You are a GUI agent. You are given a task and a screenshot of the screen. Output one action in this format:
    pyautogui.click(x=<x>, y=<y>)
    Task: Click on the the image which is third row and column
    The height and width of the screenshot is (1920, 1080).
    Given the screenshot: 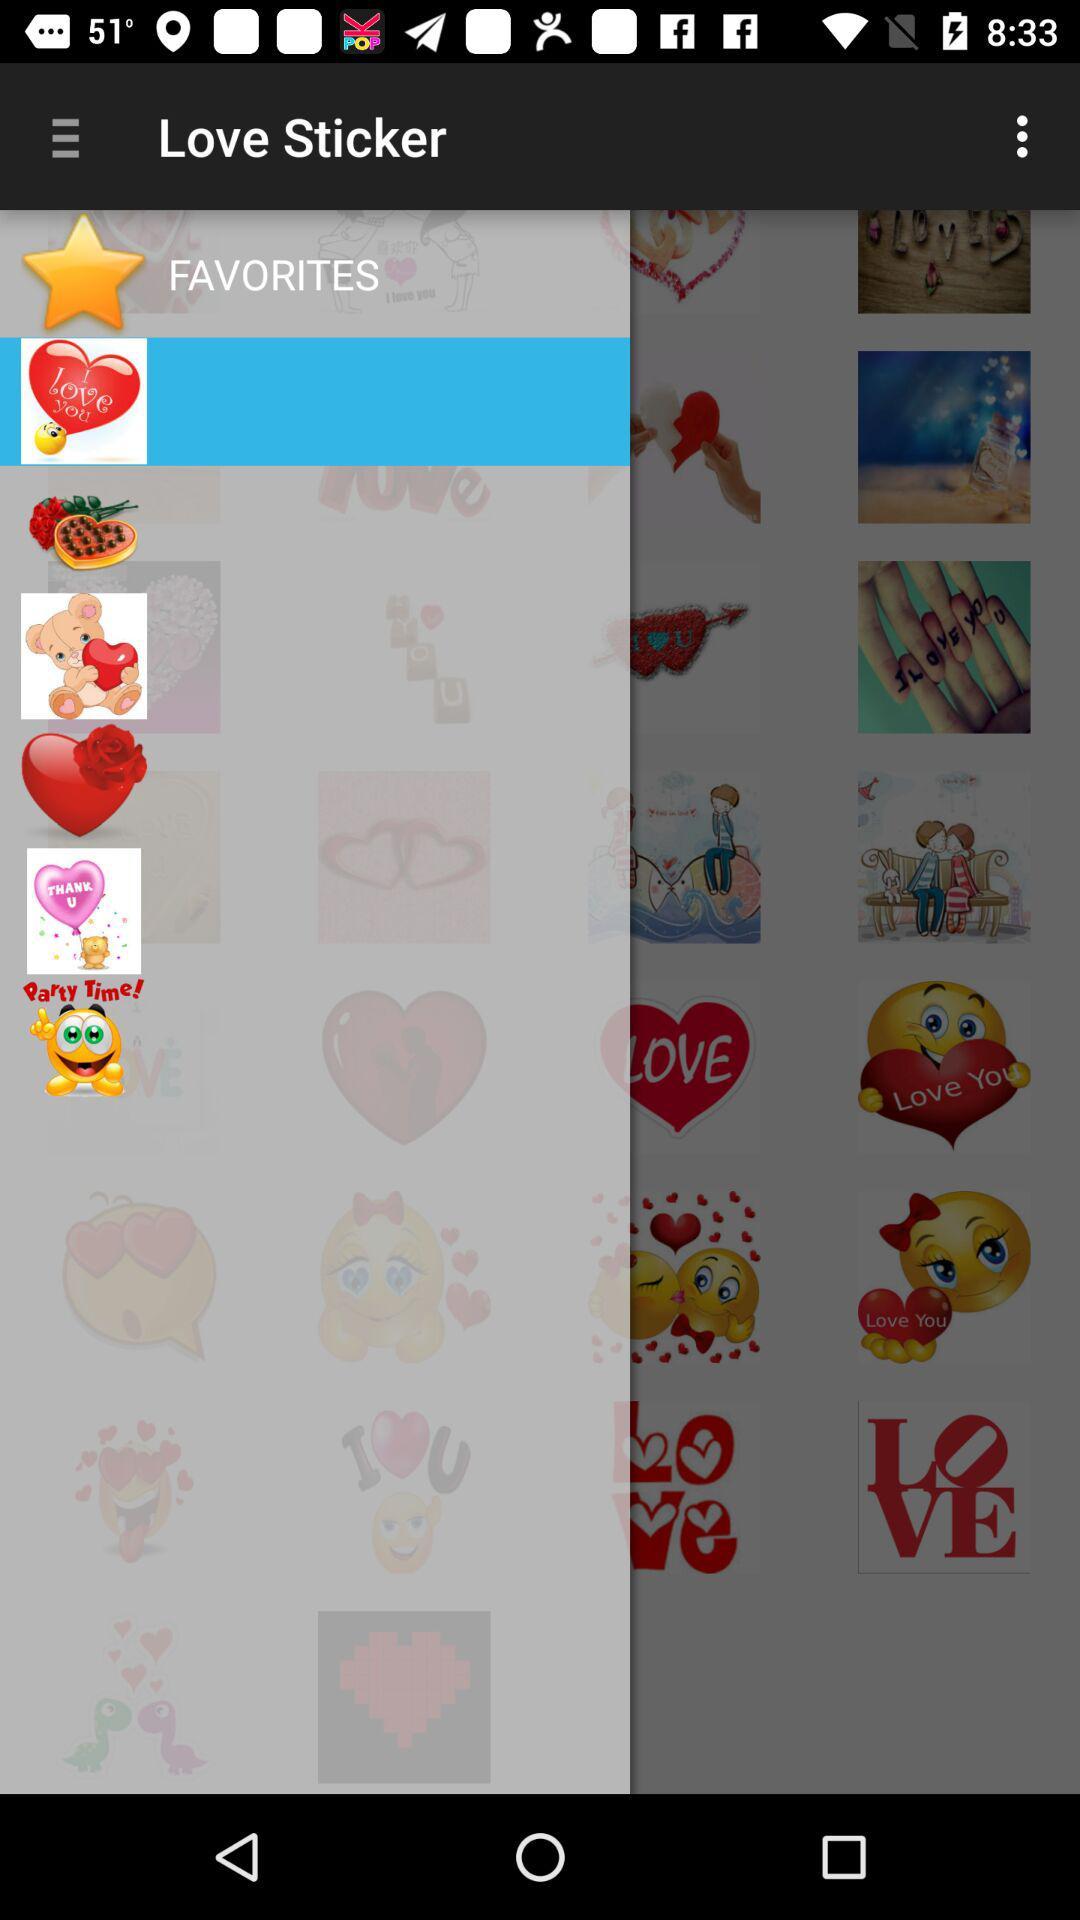 What is the action you would take?
    pyautogui.click(x=674, y=647)
    